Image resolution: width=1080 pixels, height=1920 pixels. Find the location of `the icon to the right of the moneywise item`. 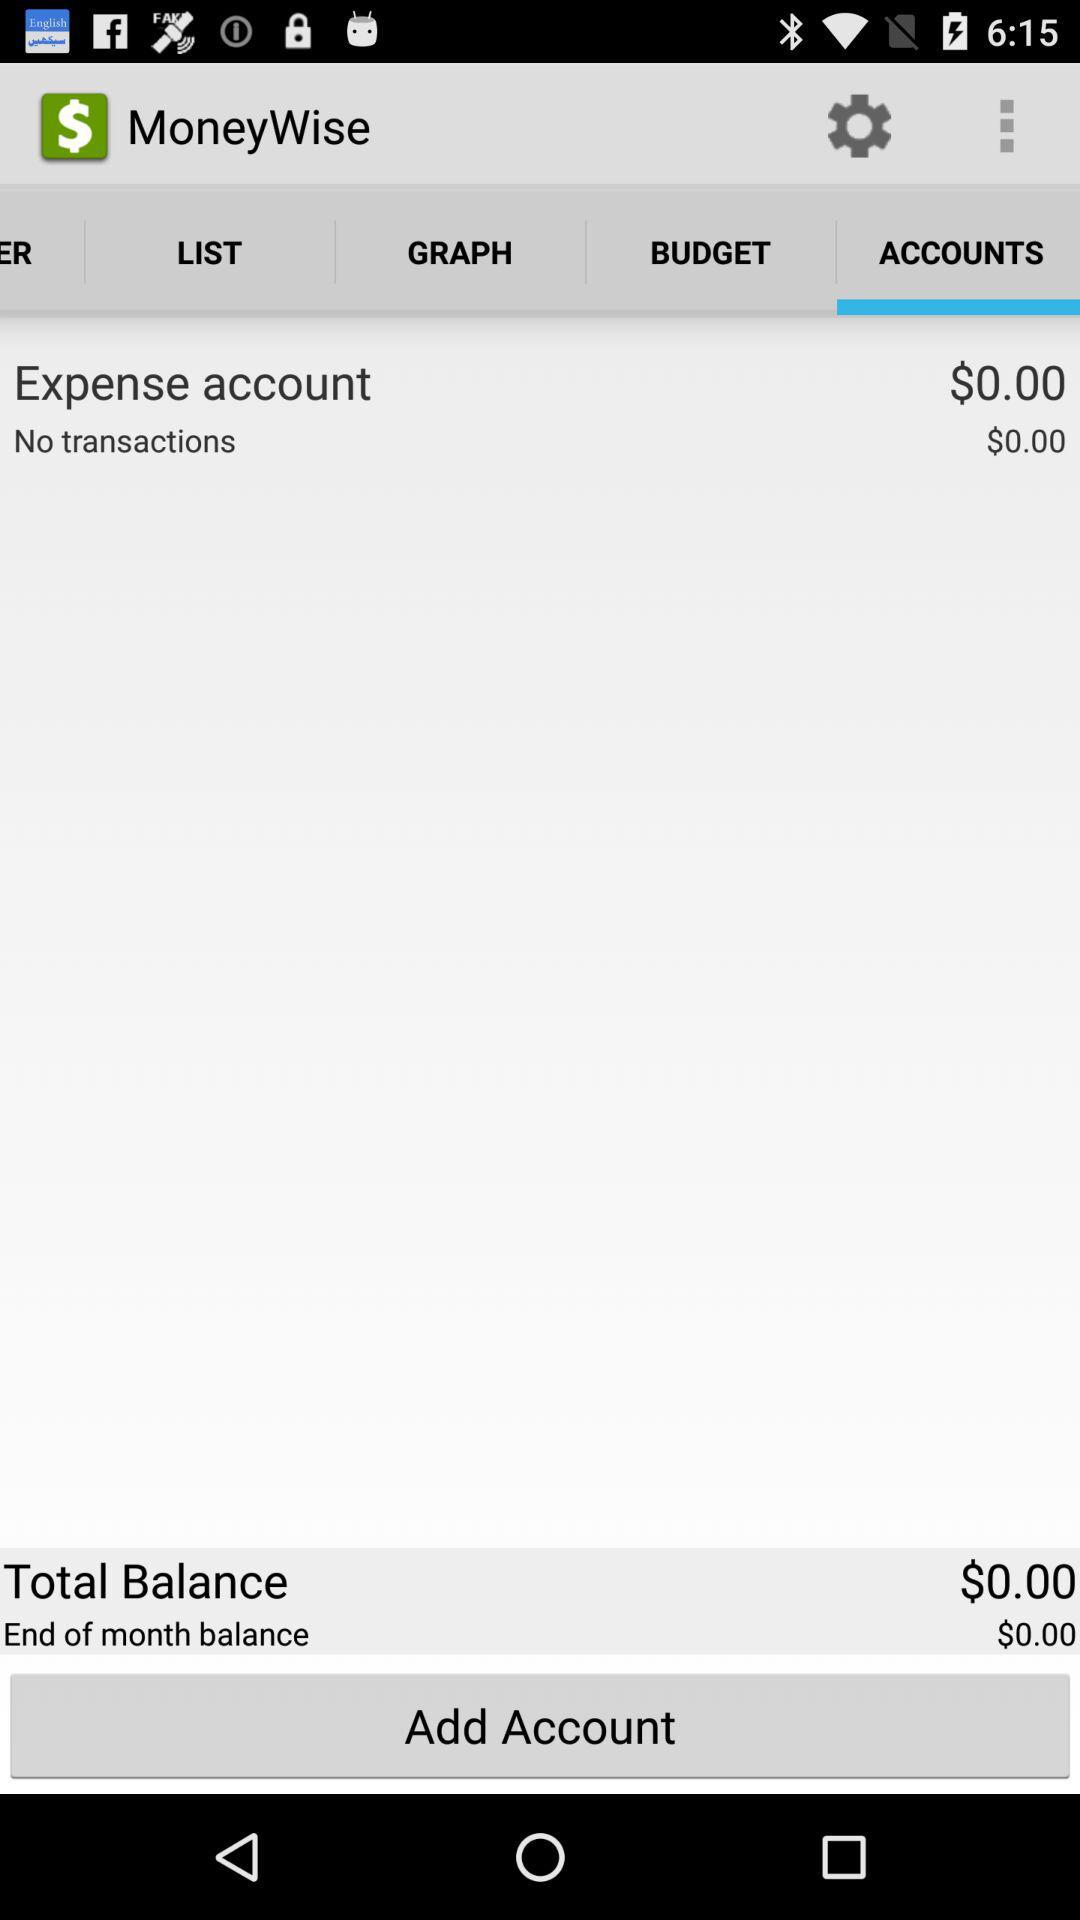

the icon to the right of the moneywise item is located at coordinates (858, 124).